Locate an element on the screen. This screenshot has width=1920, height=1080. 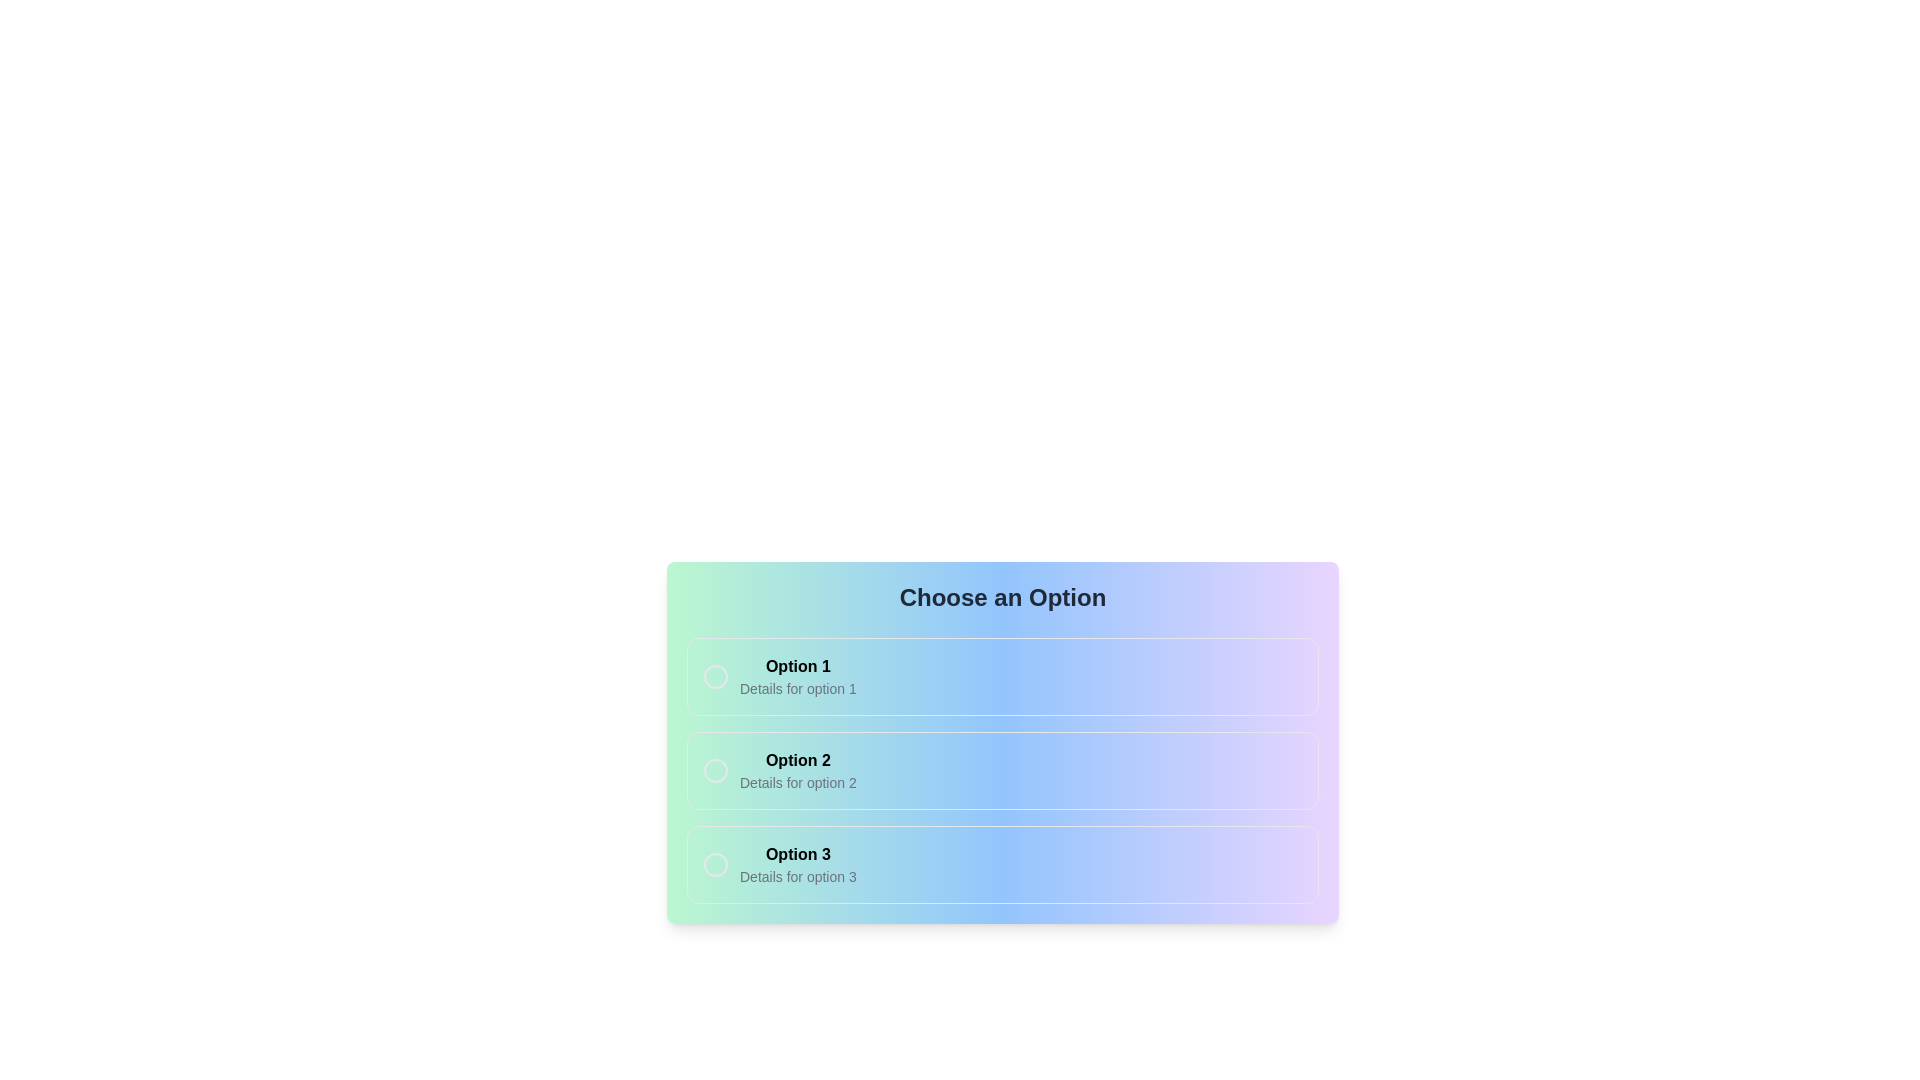
the second selectable option labeled 'Option 2' in the horizontally aligned list with a gradient background is located at coordinates (1003, 785).